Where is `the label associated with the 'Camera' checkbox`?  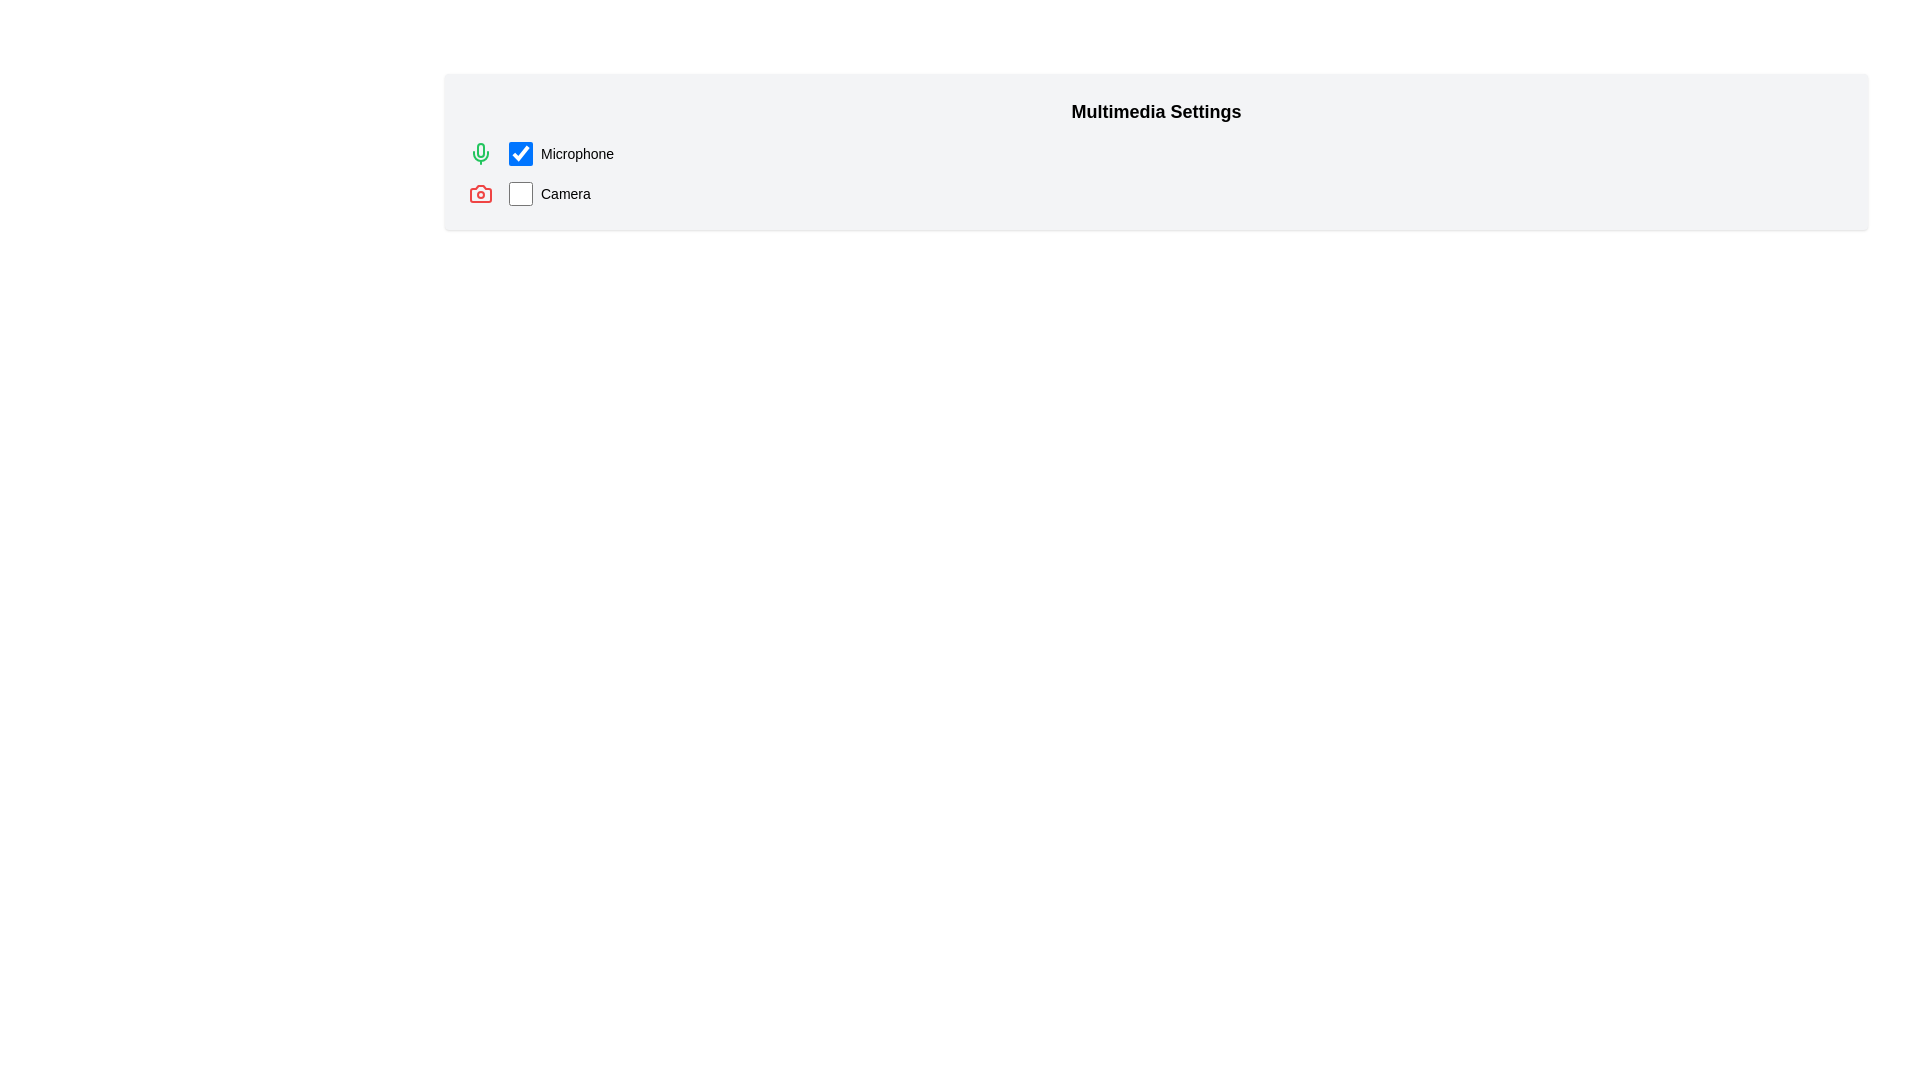
the label associated with the 'Camera' checkbox is located at coordinates (564, 193).